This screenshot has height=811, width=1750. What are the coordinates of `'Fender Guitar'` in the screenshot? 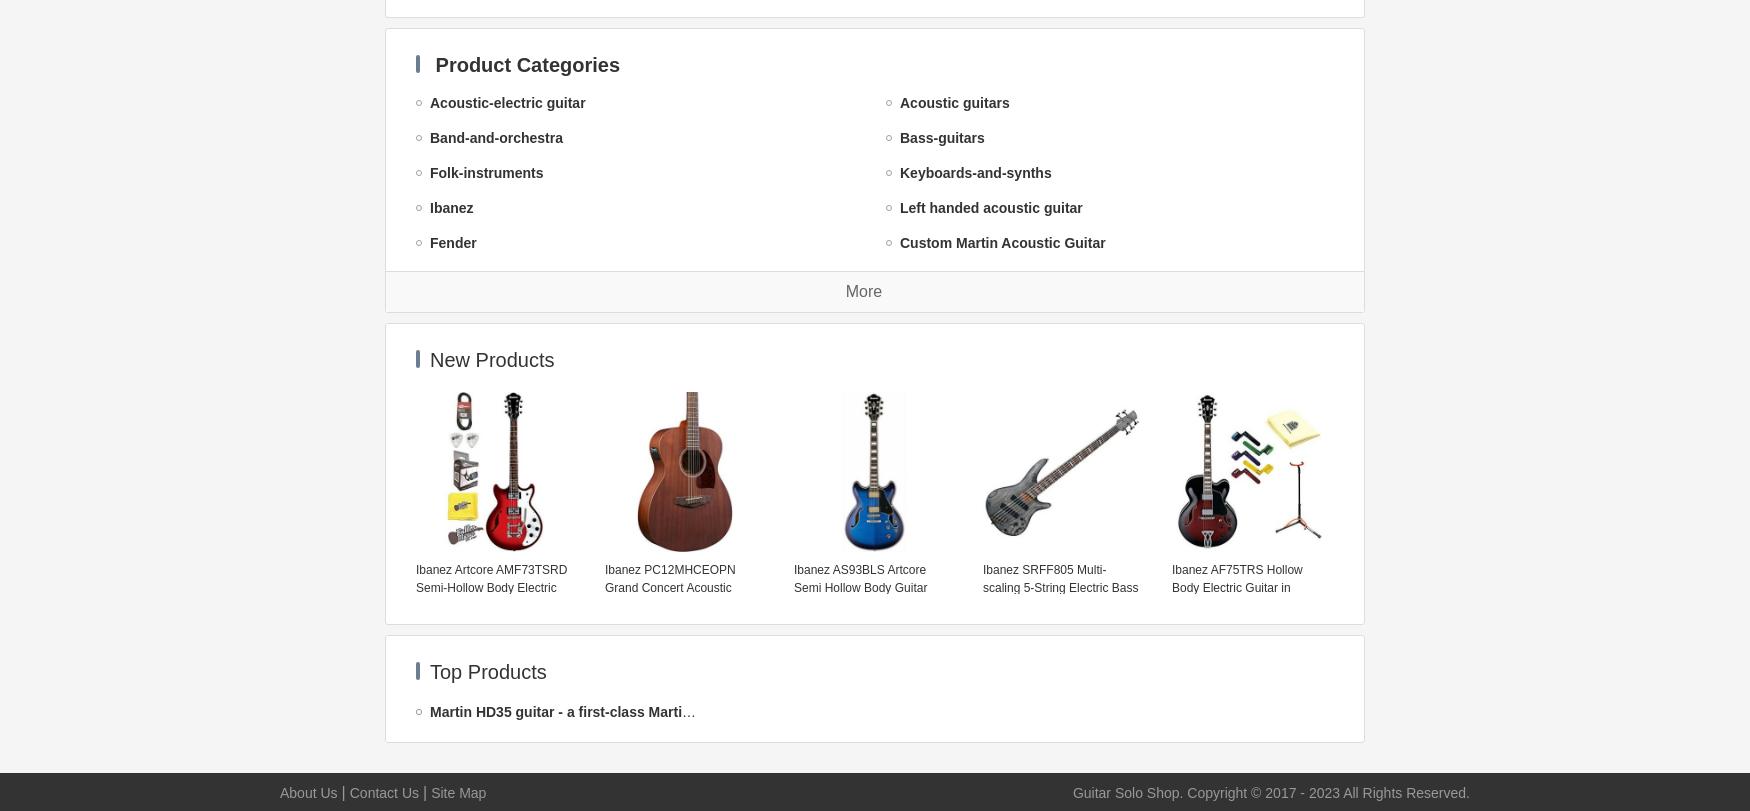 It's located at (945, 383).